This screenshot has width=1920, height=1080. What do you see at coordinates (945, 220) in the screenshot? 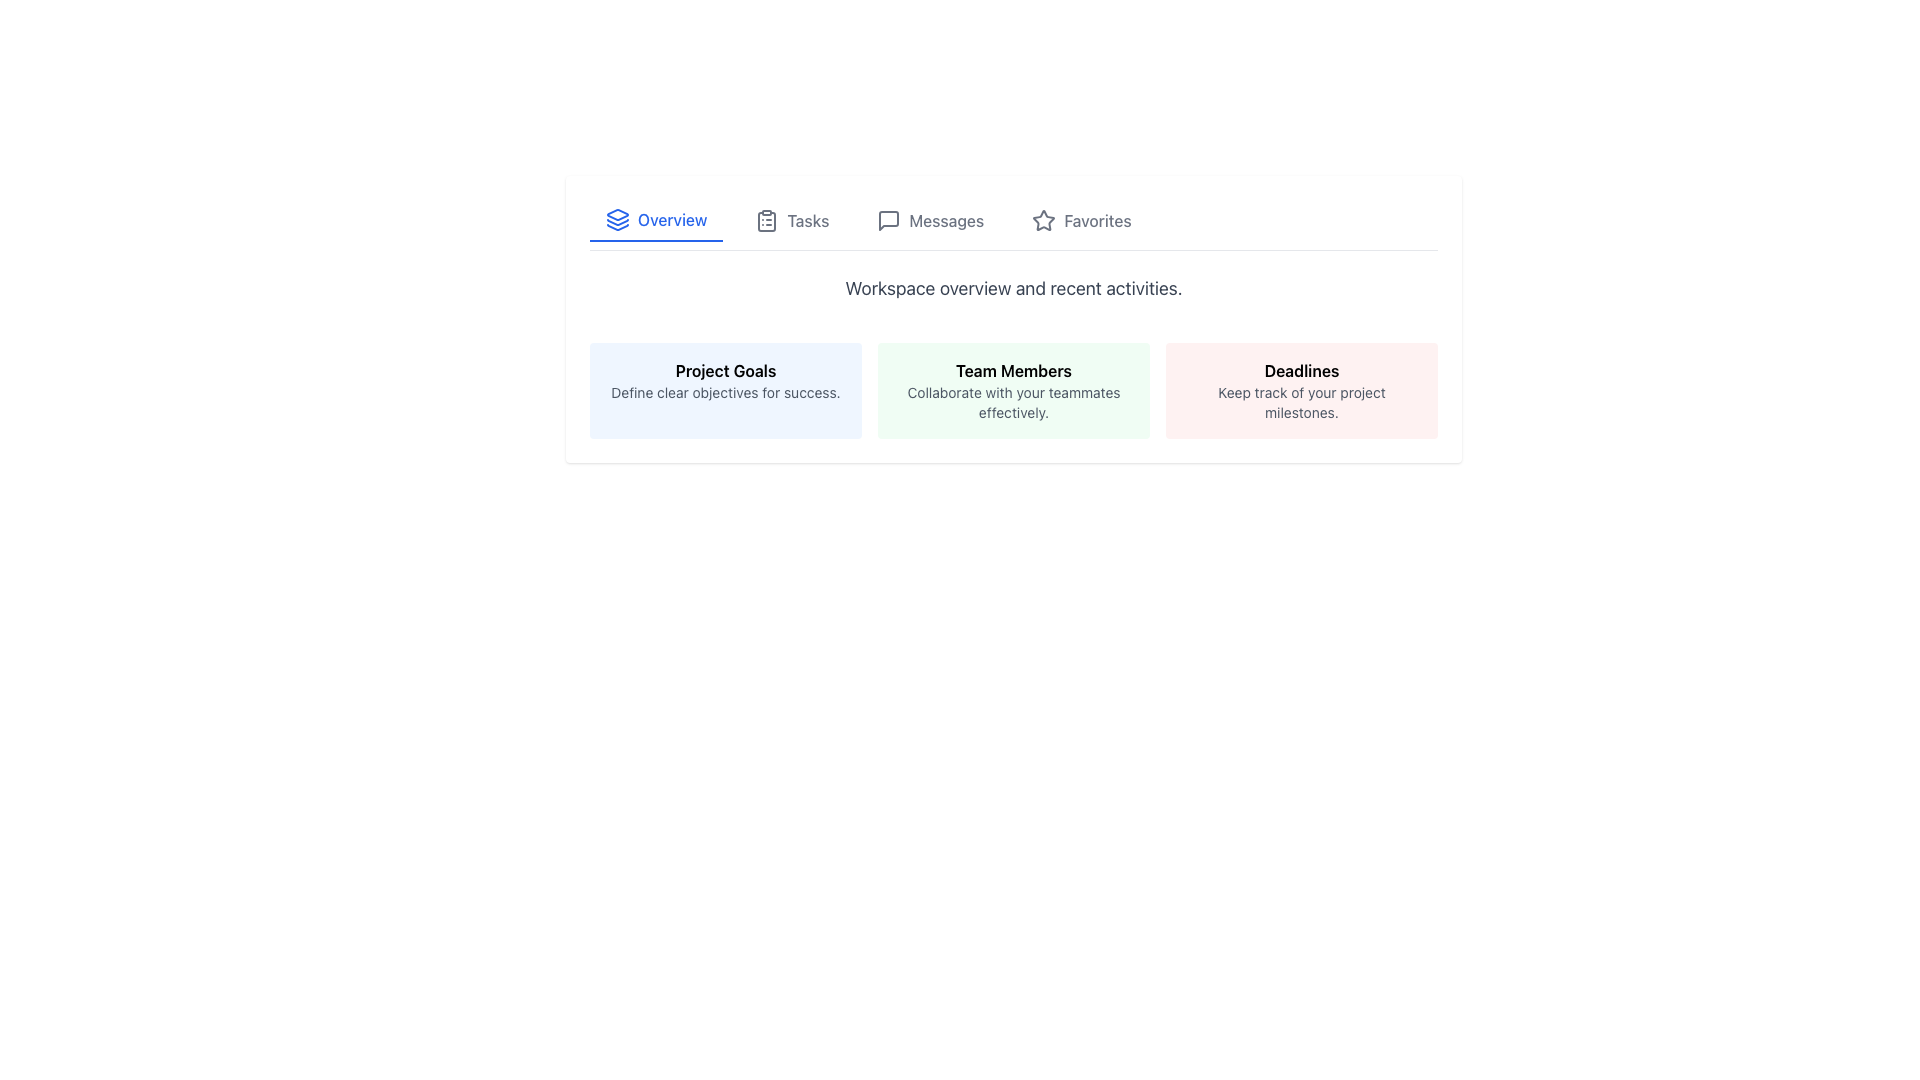
I see `the 'Messages' text label in the navigation bar, which is positioned between the 'Tasks' and 'Favorites' labels` at bounding box center [945, 220].